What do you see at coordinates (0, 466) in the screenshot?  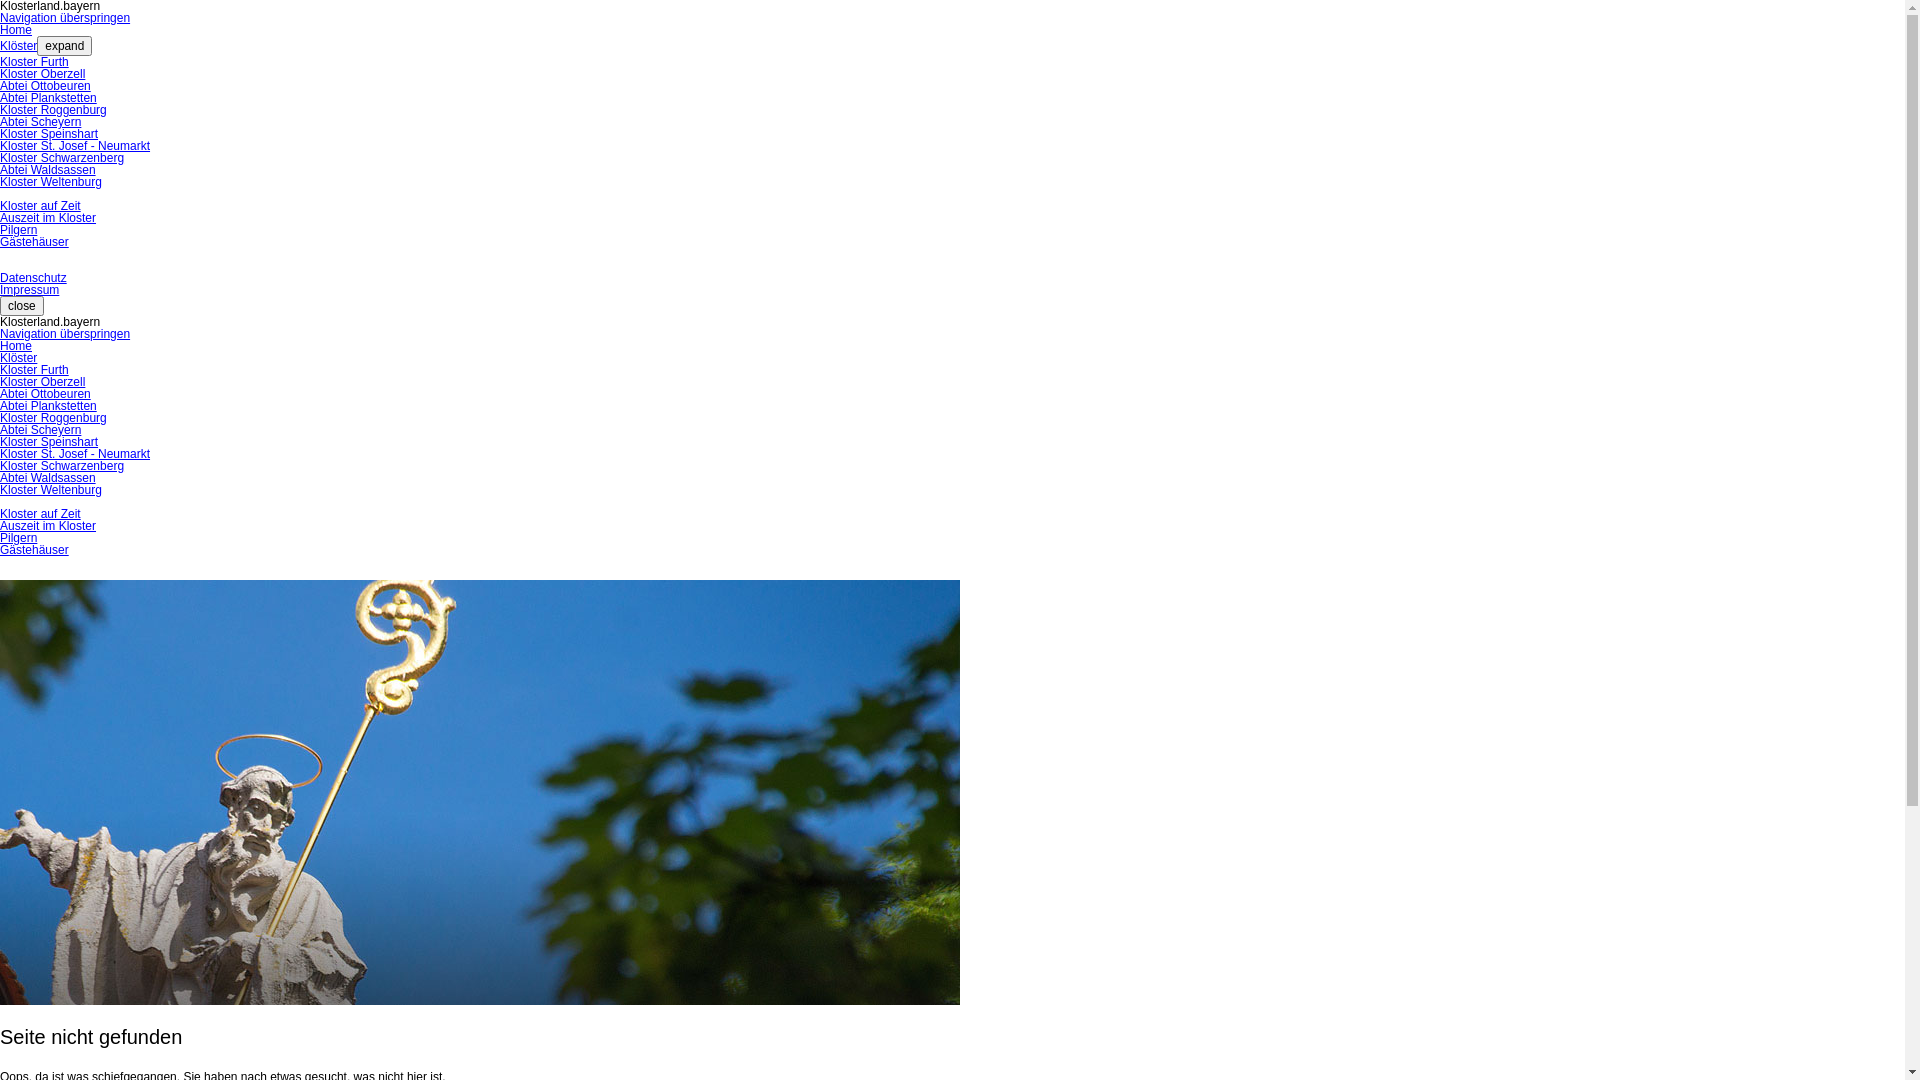 I see `'Kloster Schwarzenberg'` at bounding box center [0, 466].